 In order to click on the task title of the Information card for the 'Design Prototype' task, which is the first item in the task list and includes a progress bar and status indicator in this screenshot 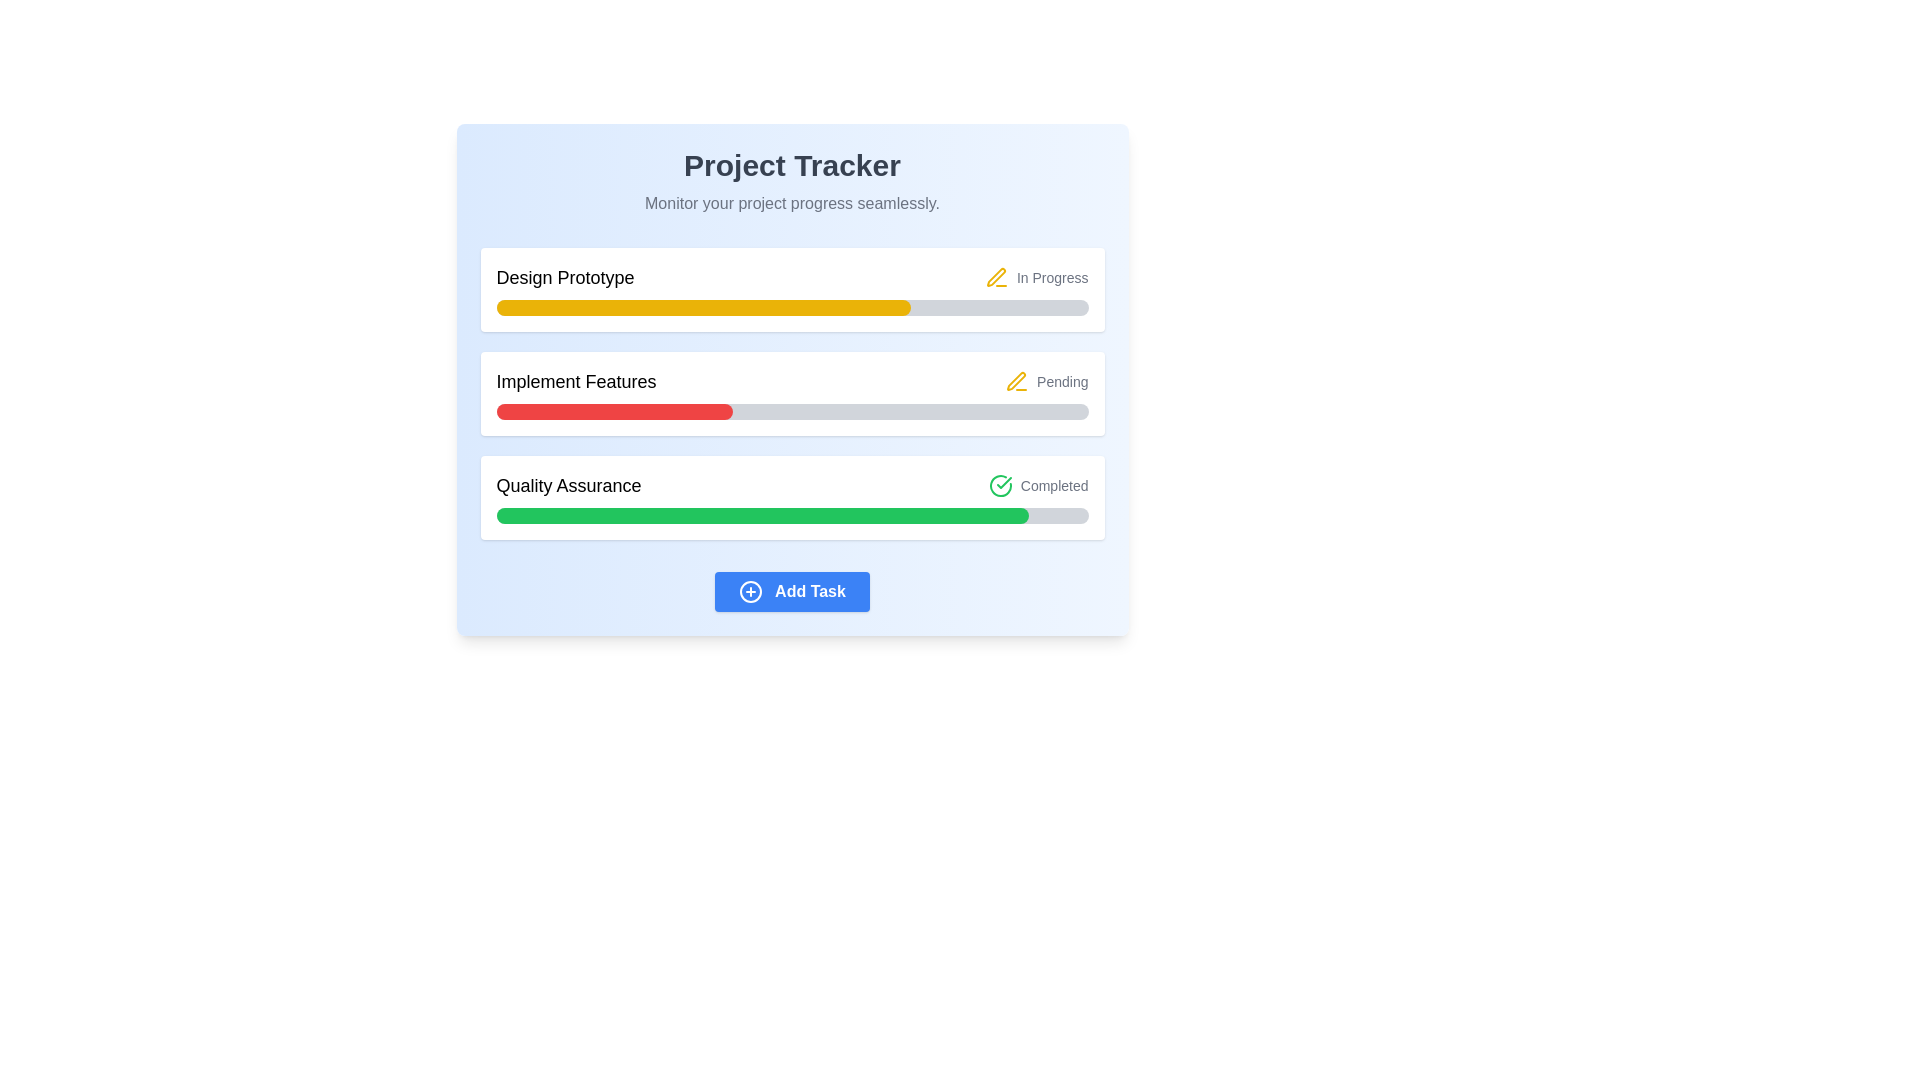, I will do `click(791, 289)`.